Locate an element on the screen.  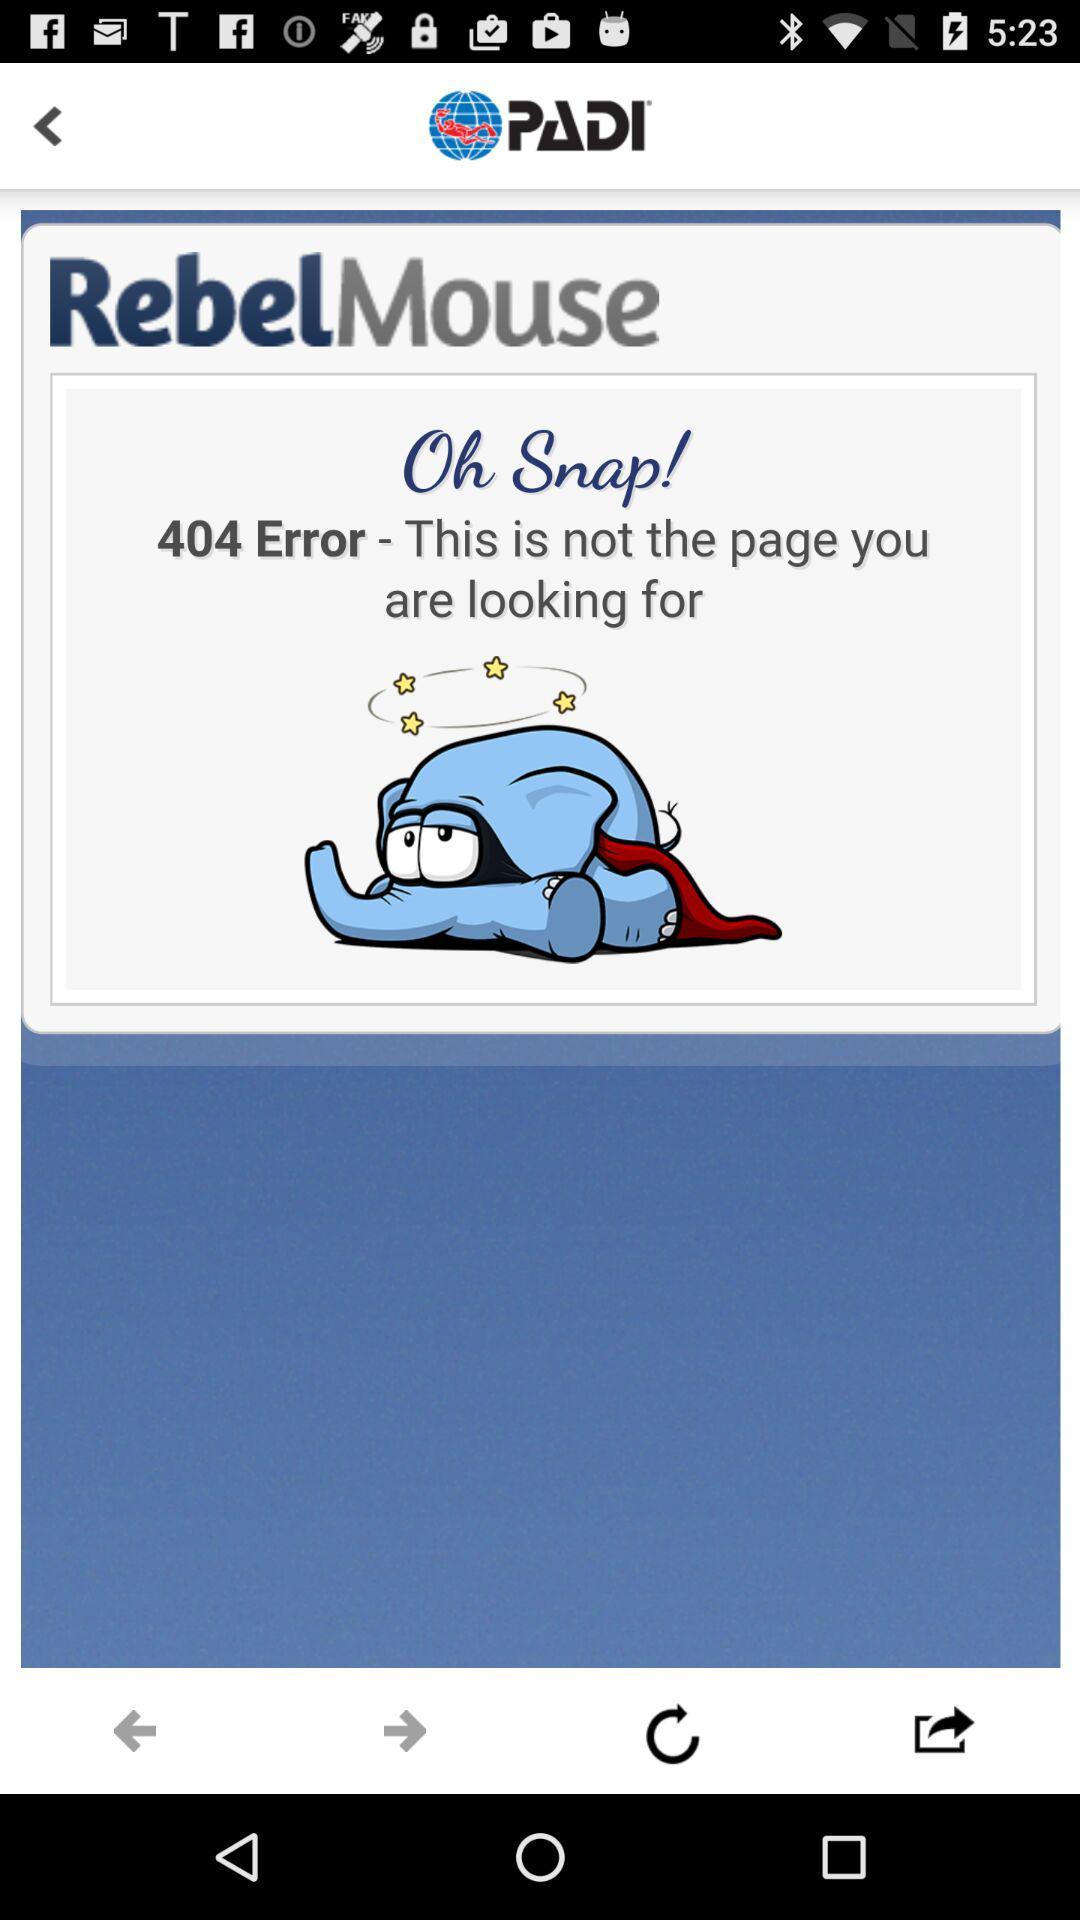
previous is located at coordinates (135, 1730).